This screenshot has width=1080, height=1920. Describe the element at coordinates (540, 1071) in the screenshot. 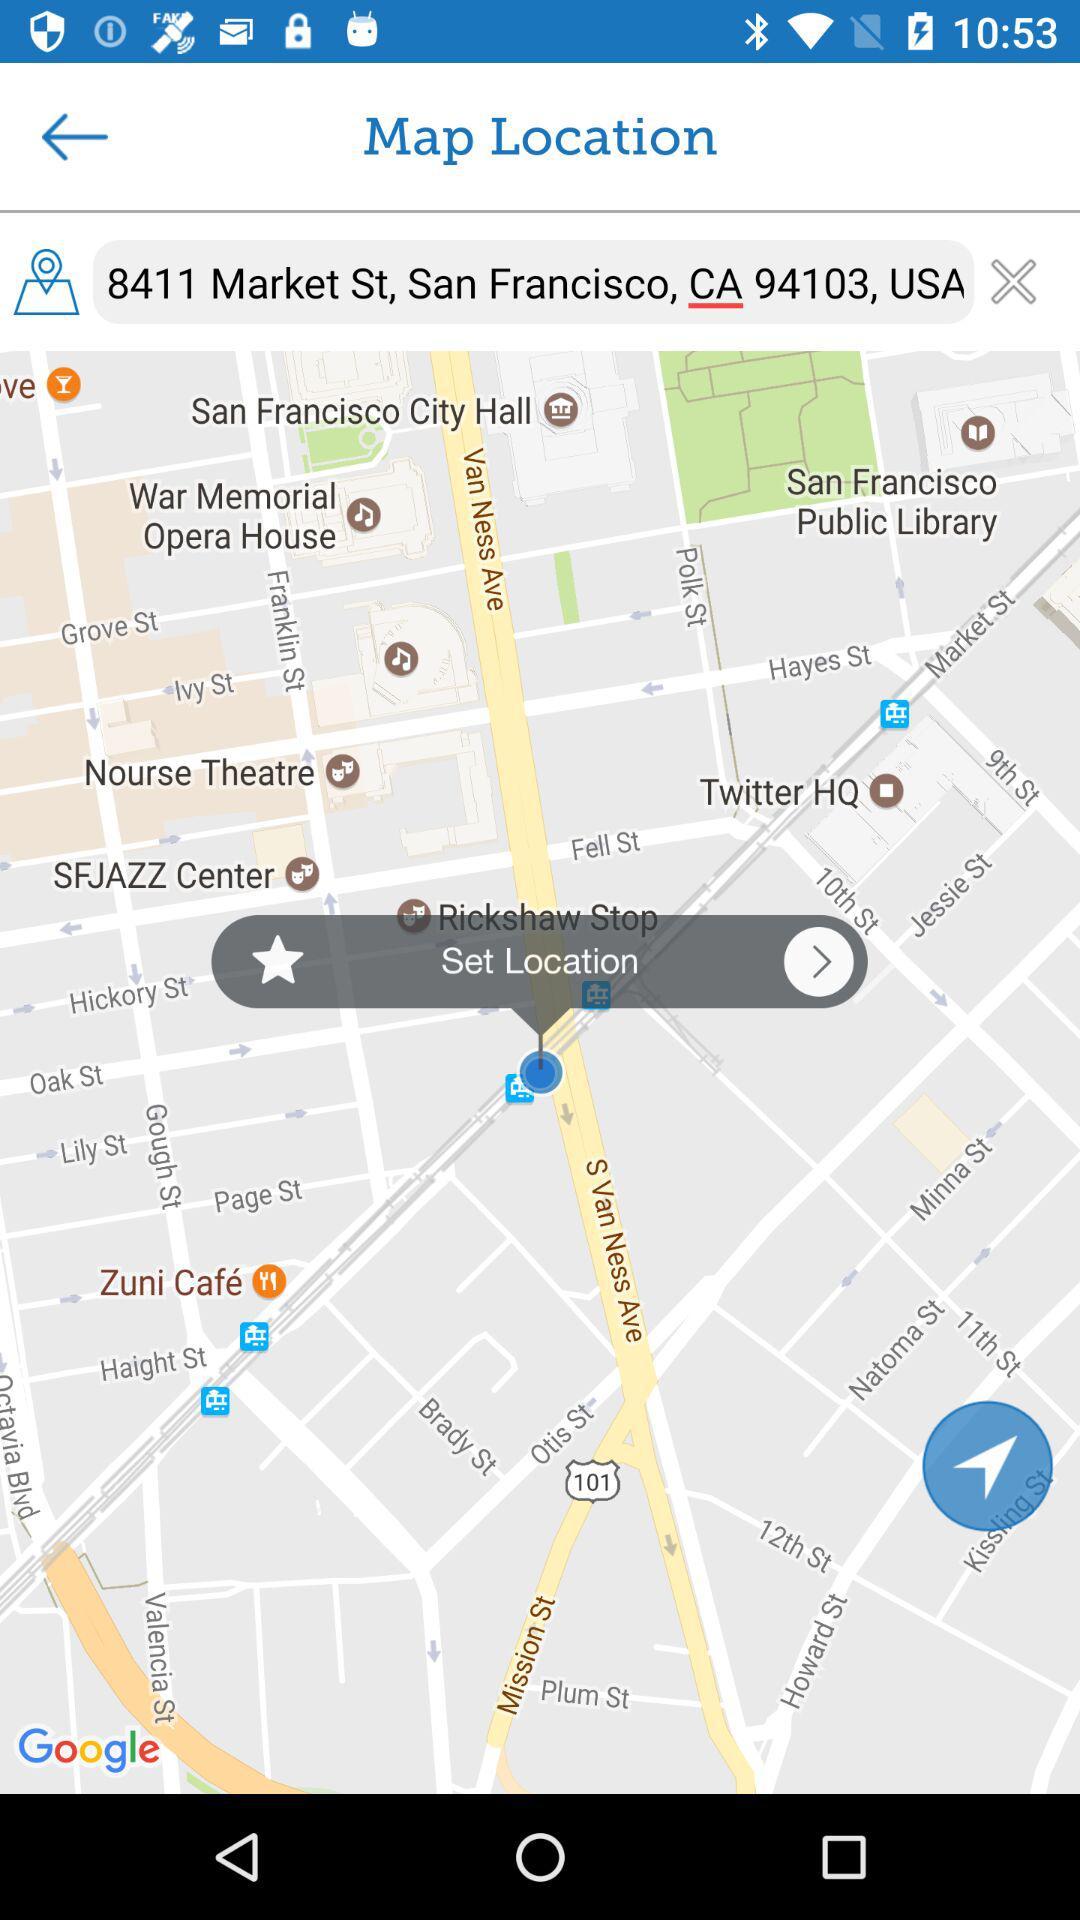

I see `the item below the 8411 market st` at that location.